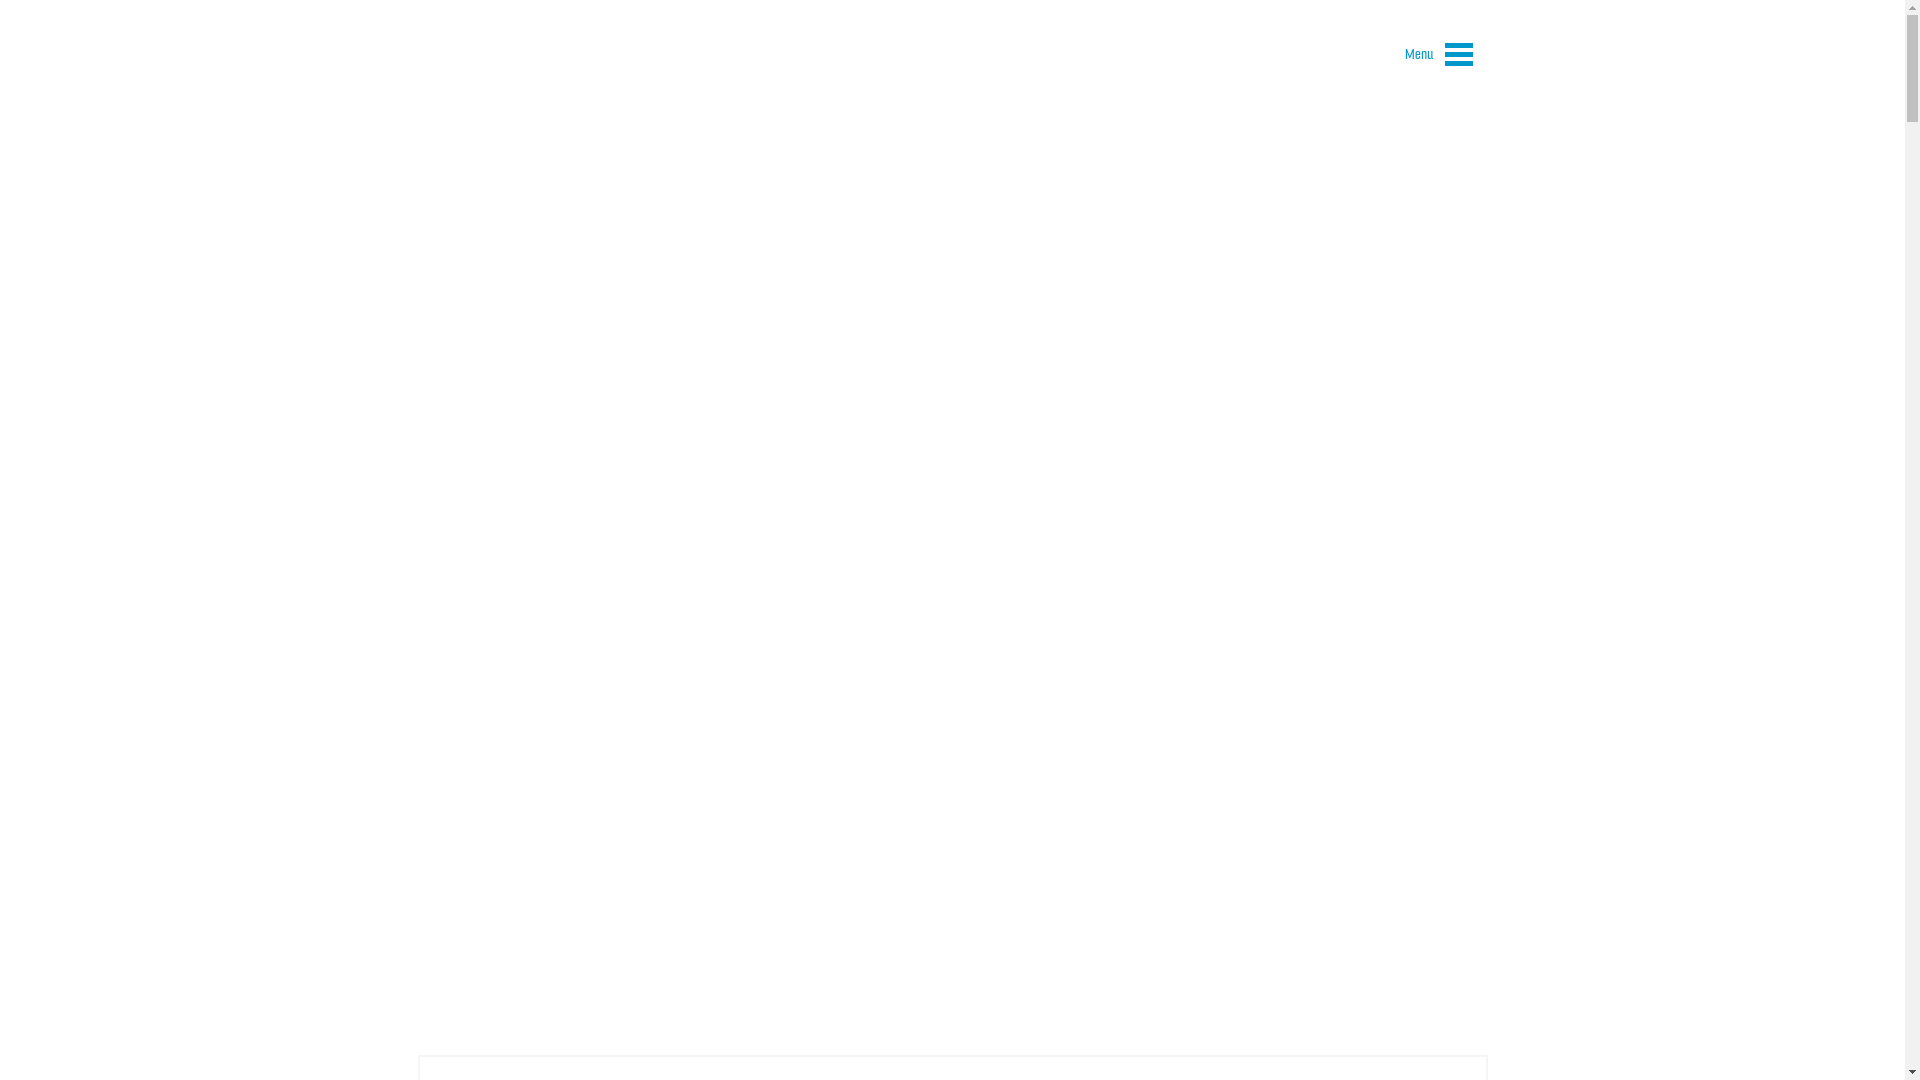 This screenshot has height=1080, width=1920. What do you see at coordinates (1389, 57) in the screenshot?
I see `'Menu'` at bounding box center [1389, 57].